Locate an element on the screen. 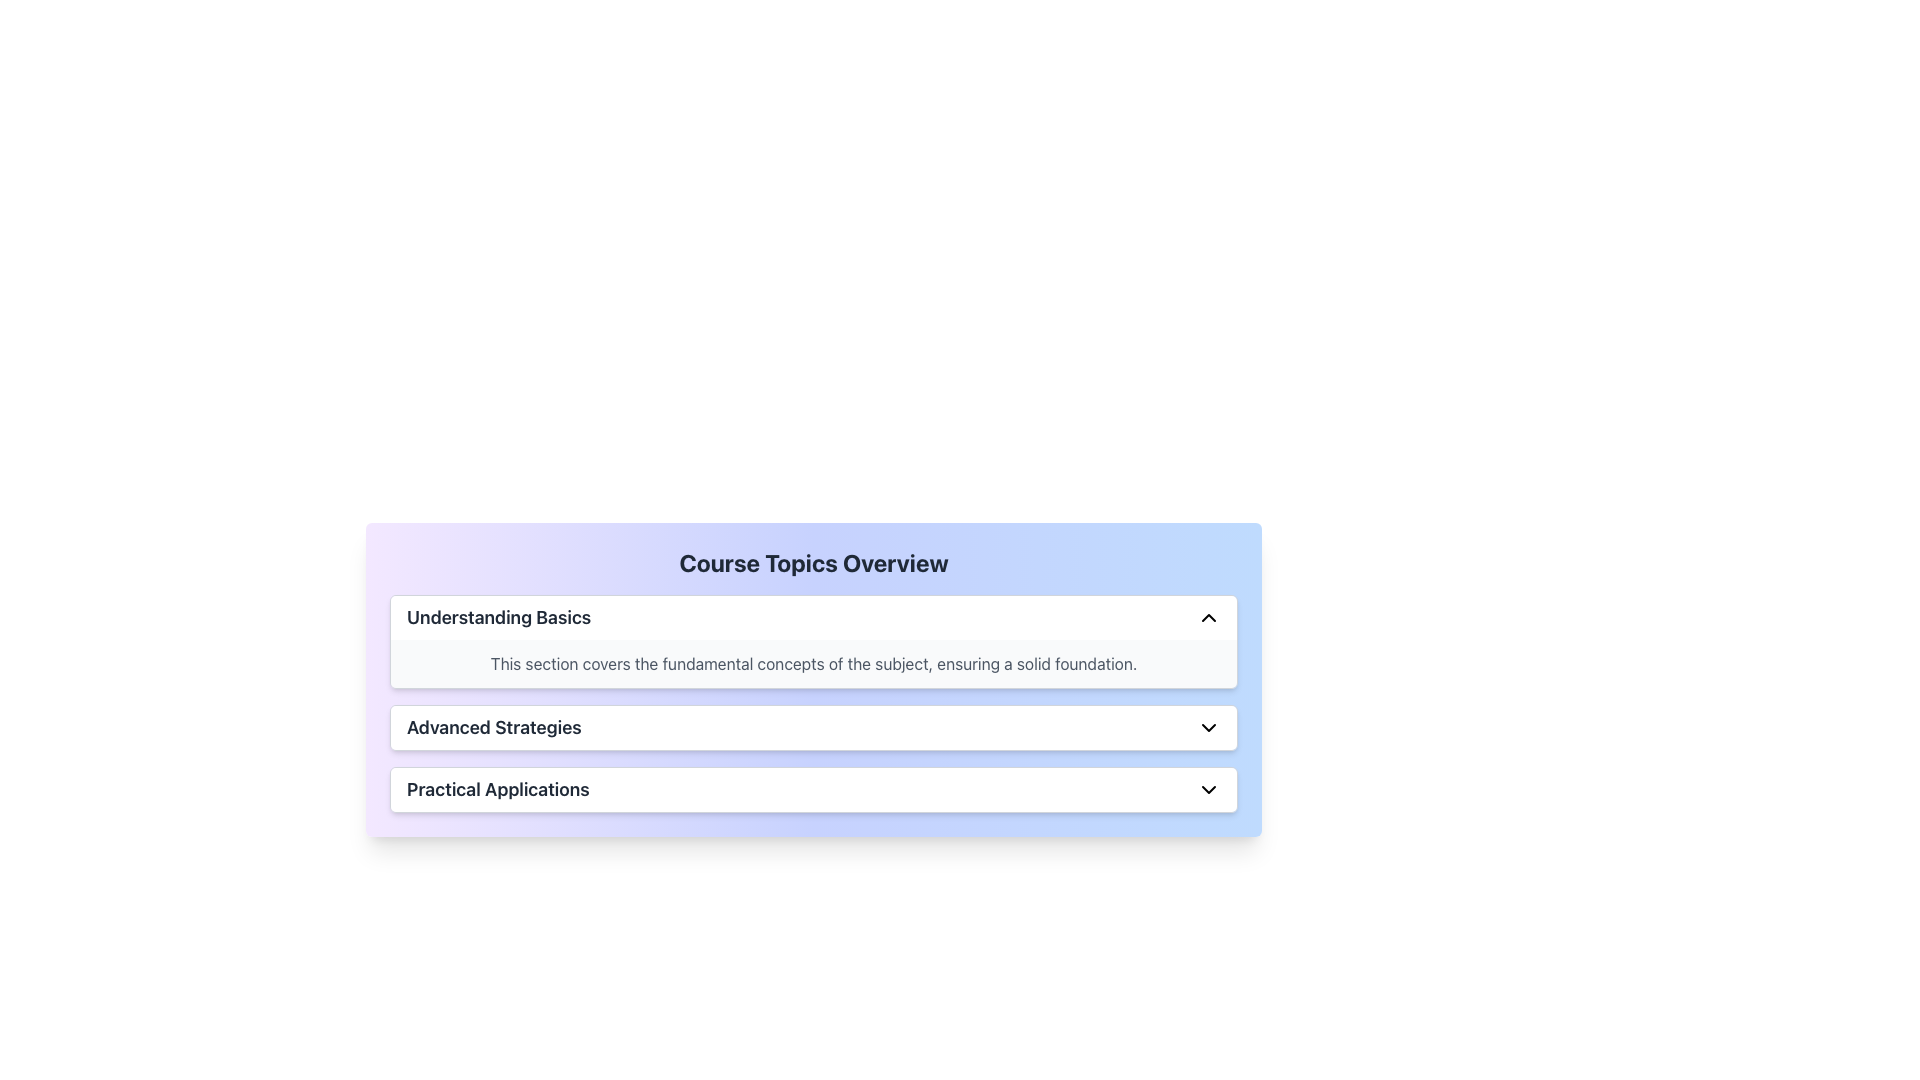 The image size is (1920, 1080). the second selectable row labeled 'Advanced Strategies' is located at coordinates (814, 728).